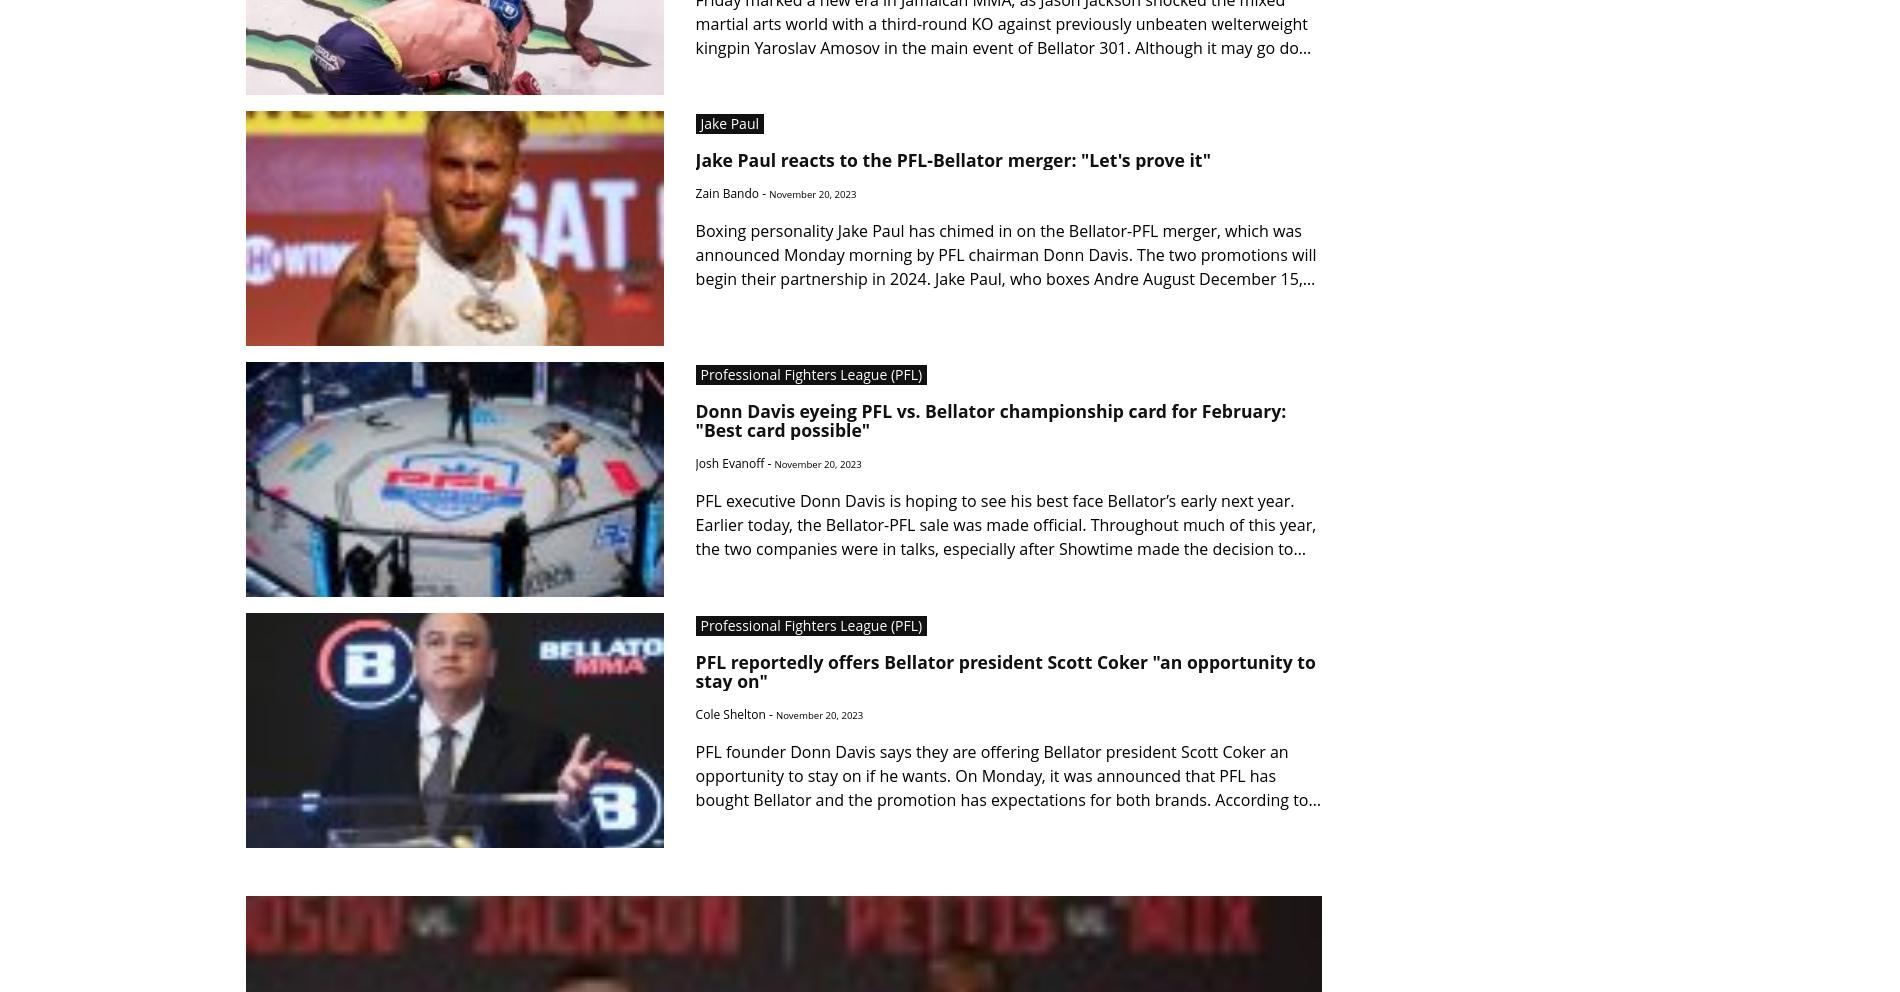  Describe the element at coordinates (990, 419) in the screenshot. I see `'Donn Davis eyeing PFL vs. Bellator championship card for February: "Best card possible"'` at that location.